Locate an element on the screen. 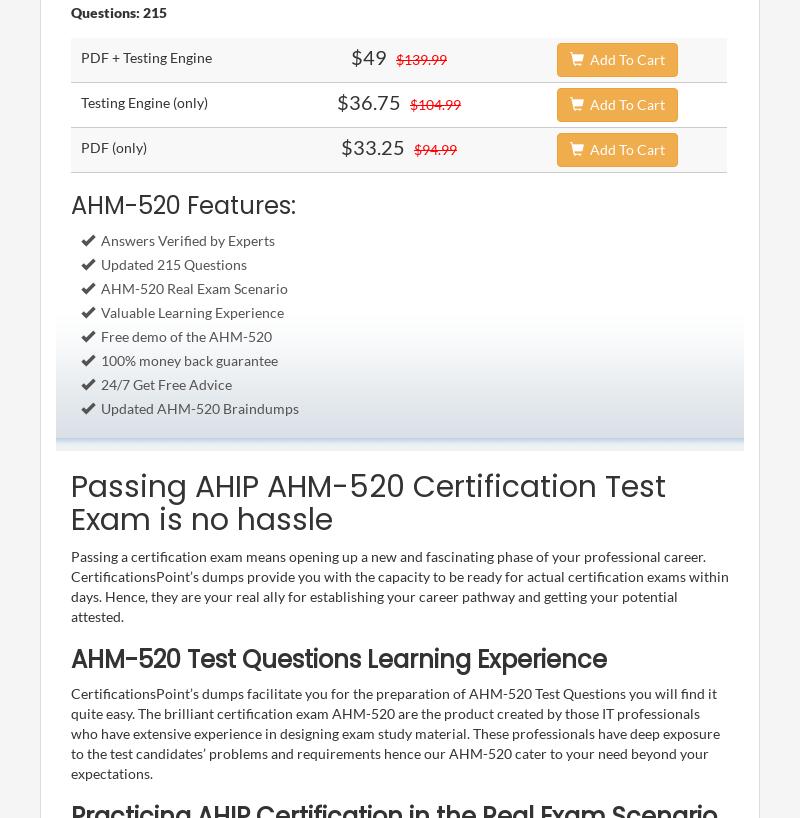  'Updated 215 Questions' is located at coordinates (94, 264).